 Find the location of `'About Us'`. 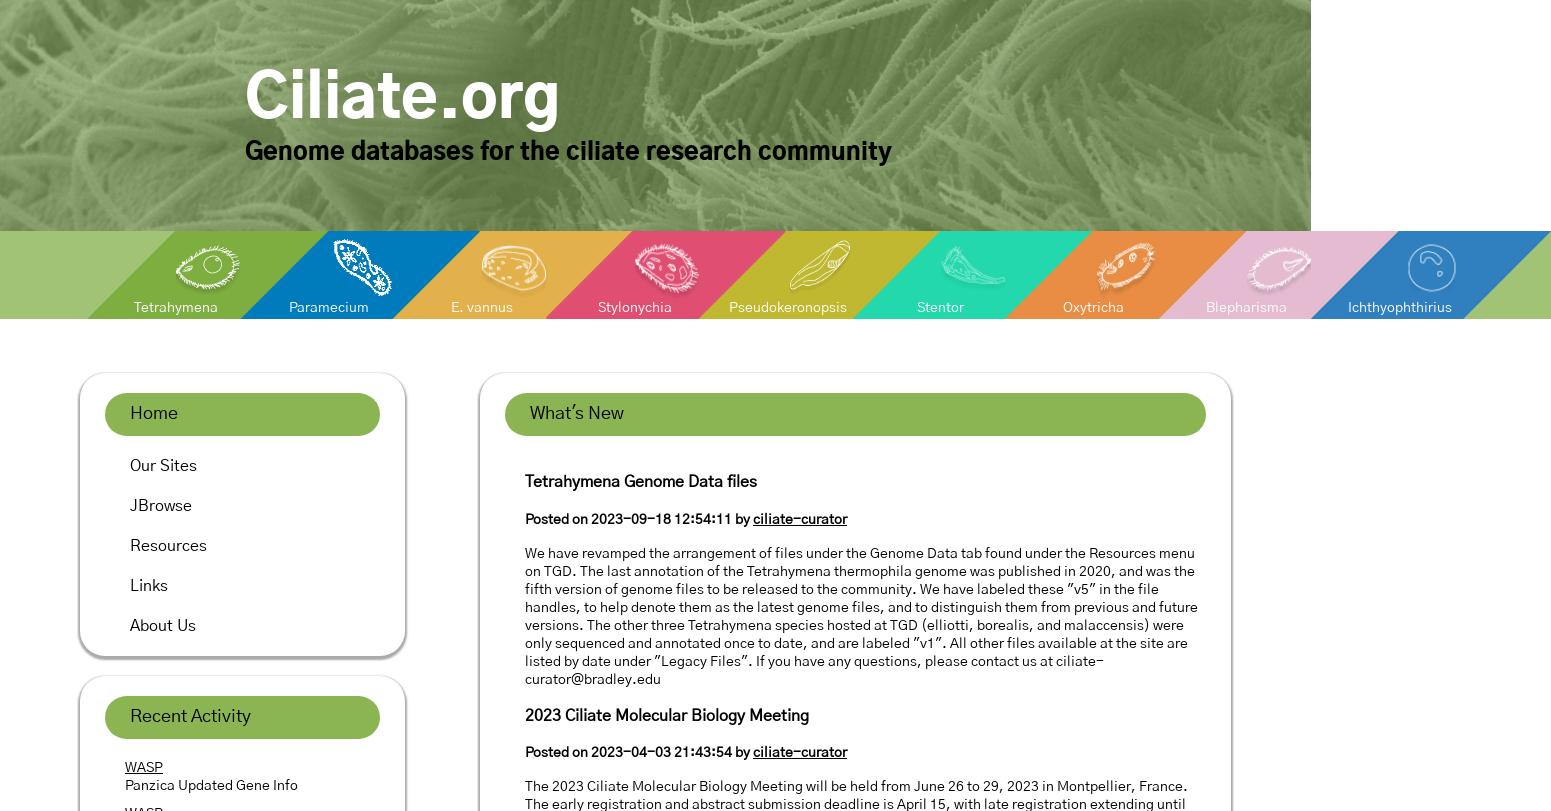

'About Us' is located at coordinates (162, 625).